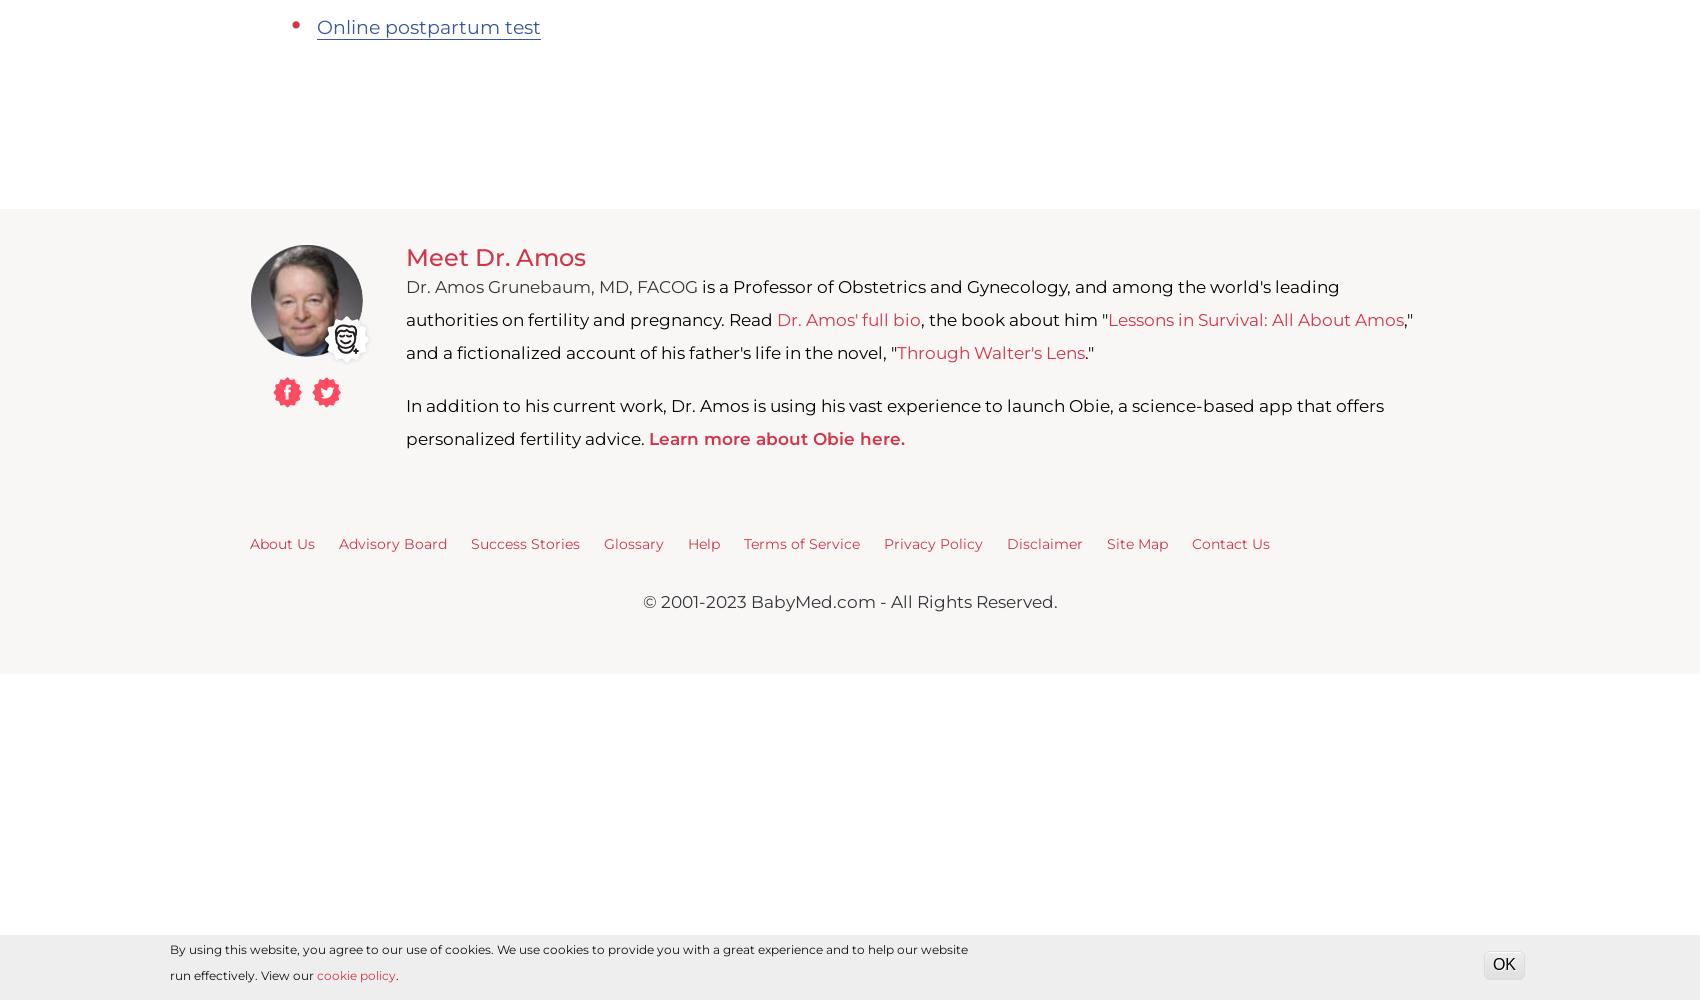 The image size is (1700, 1000). What do you see at coordinates (317, 974) in the screenshot?
I see `'cookie policy'` at bounding box center [317, 974].